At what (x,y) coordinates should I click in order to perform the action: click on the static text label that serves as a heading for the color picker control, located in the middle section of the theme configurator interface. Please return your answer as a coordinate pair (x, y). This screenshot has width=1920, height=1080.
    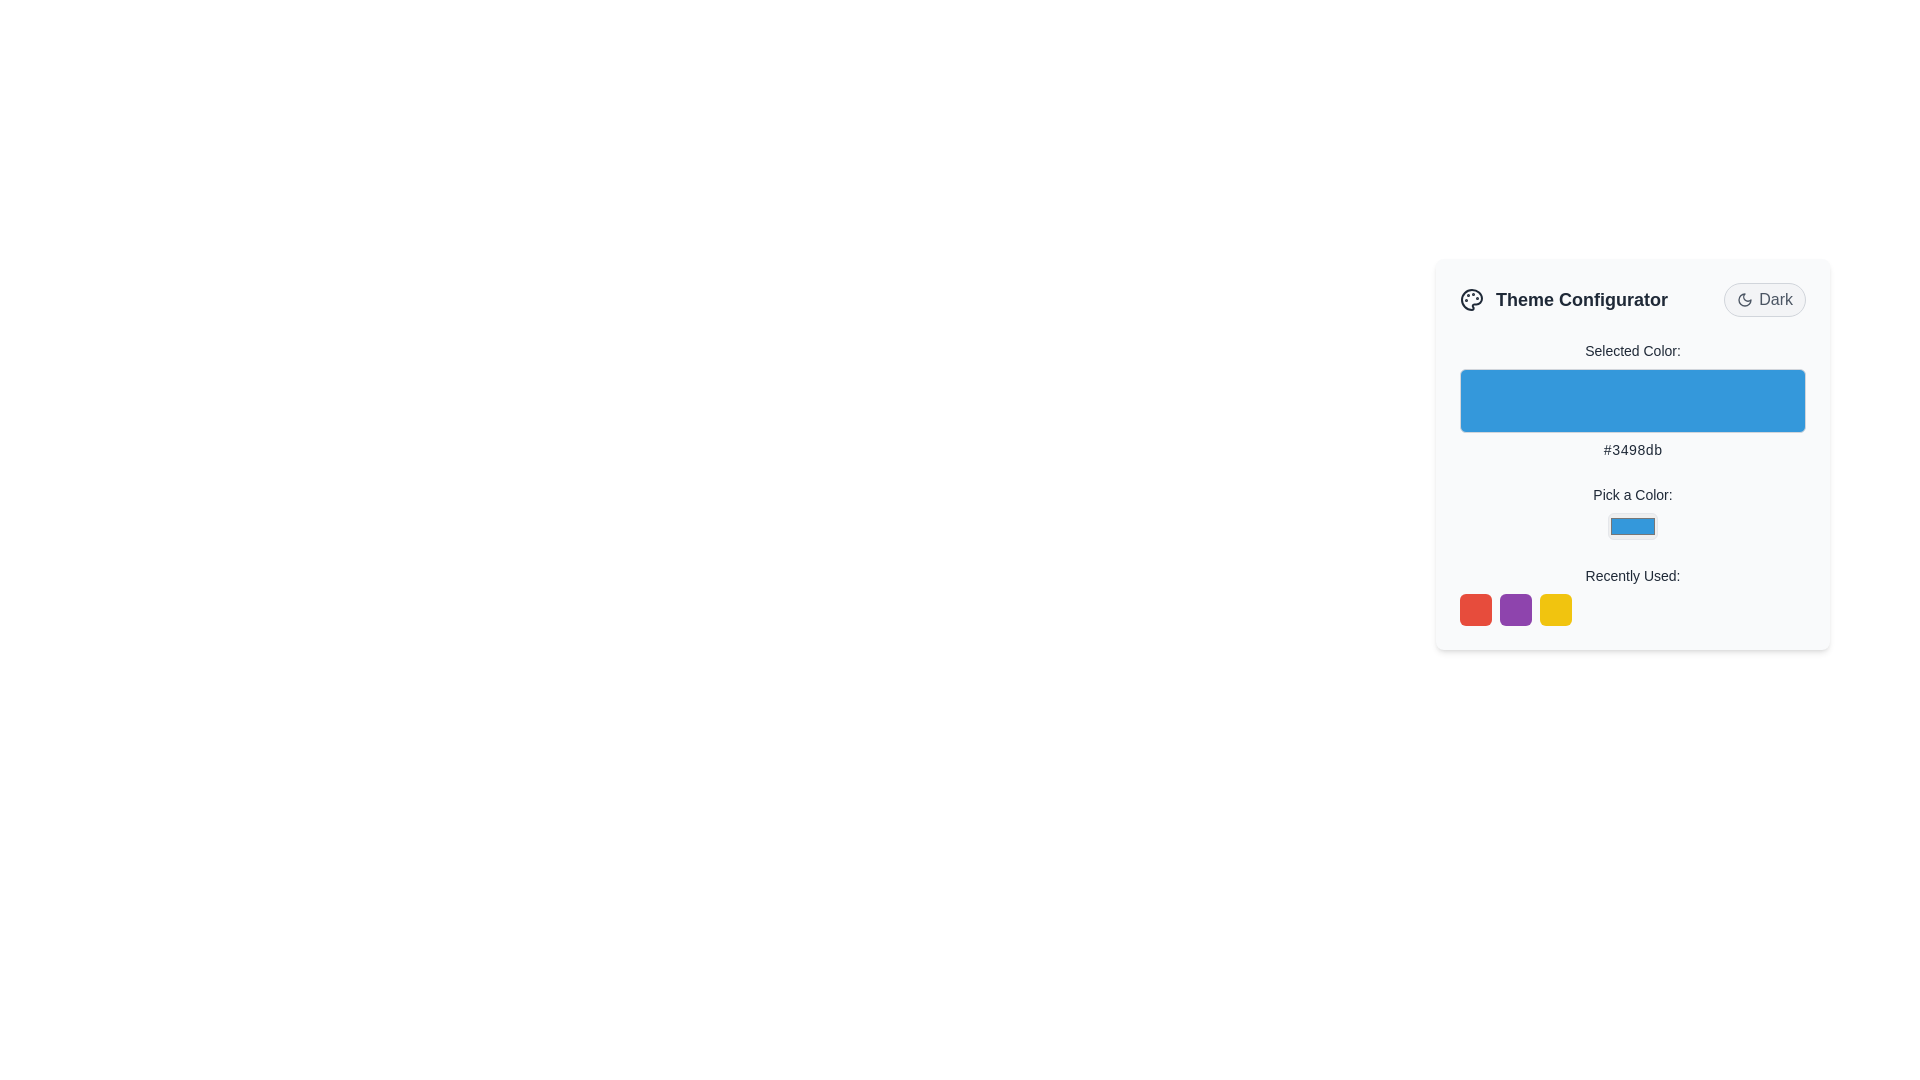
    Looking at the image, I should click on (1632, 494).